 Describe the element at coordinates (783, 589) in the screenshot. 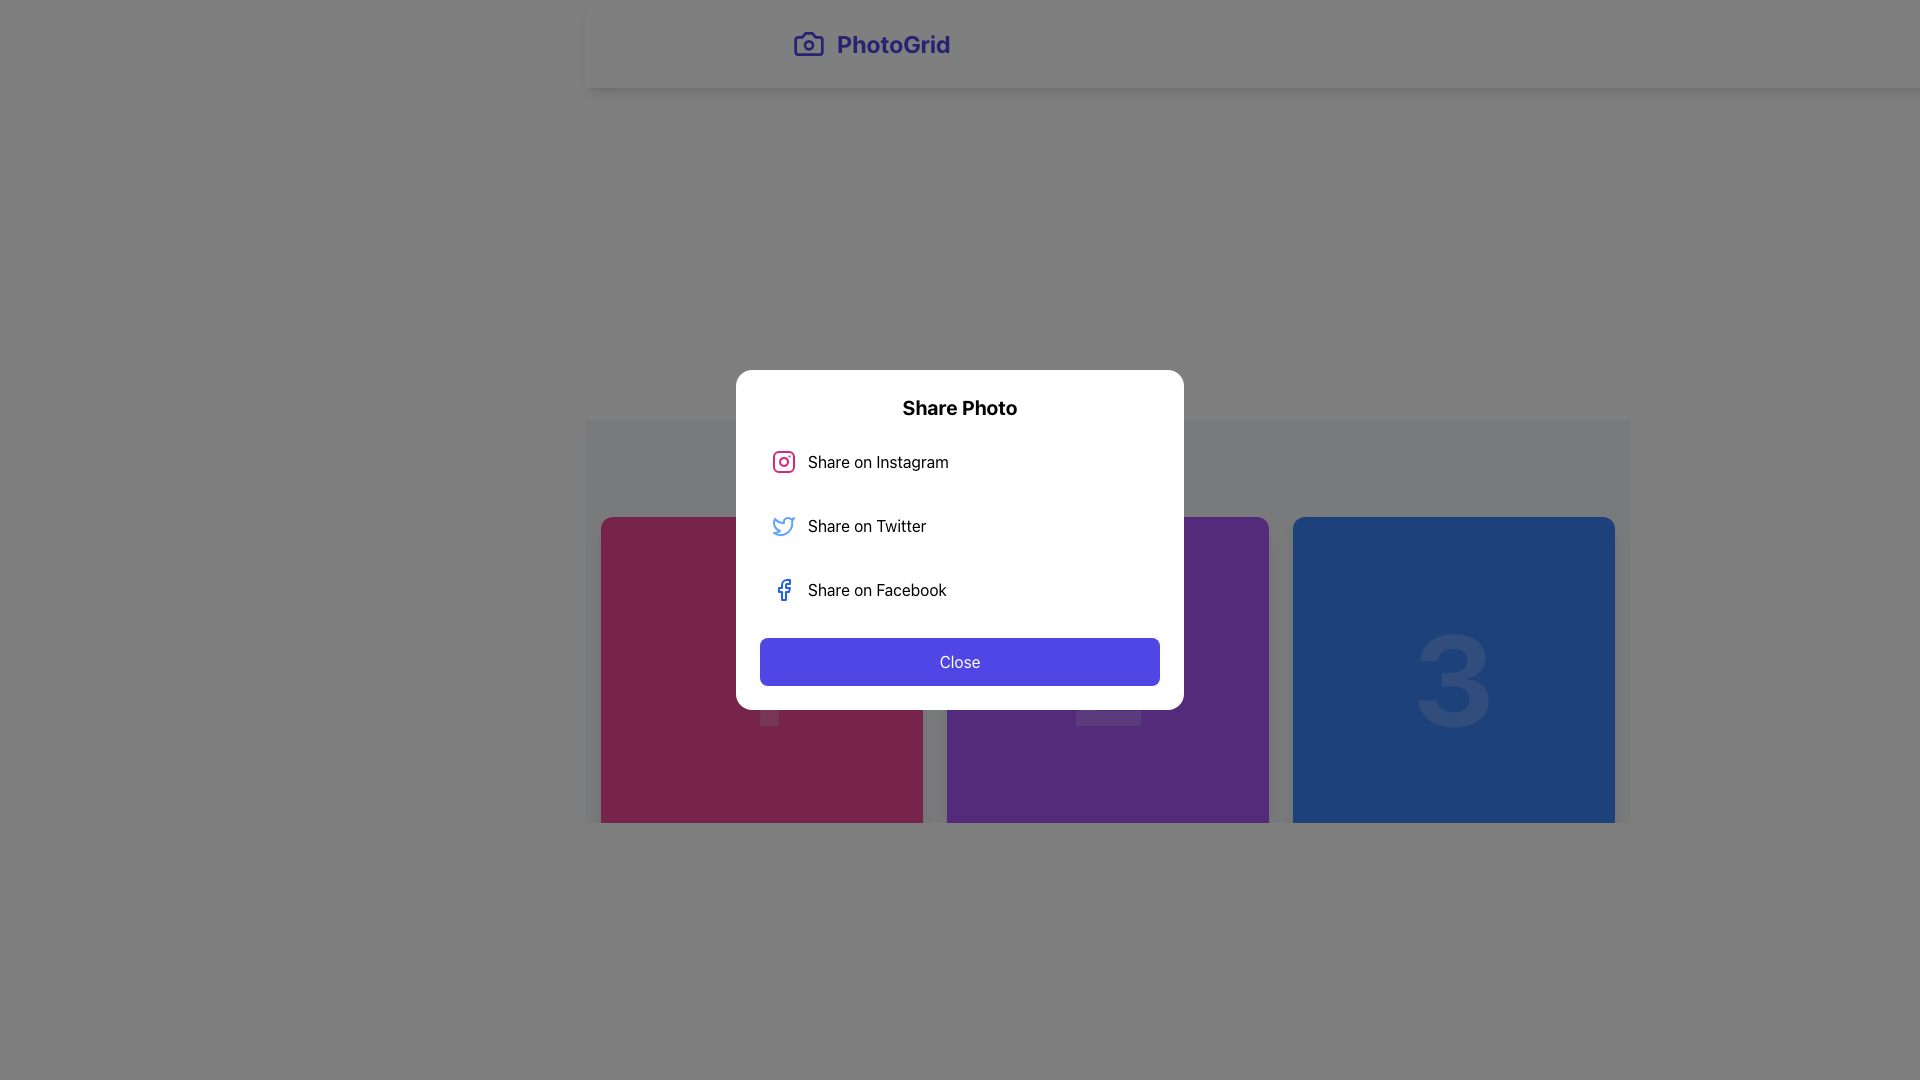

I see `the blue Facebook icon with a lowercase 'f' design located in the 'Share on Facebook' row to trigger a response` at that location.